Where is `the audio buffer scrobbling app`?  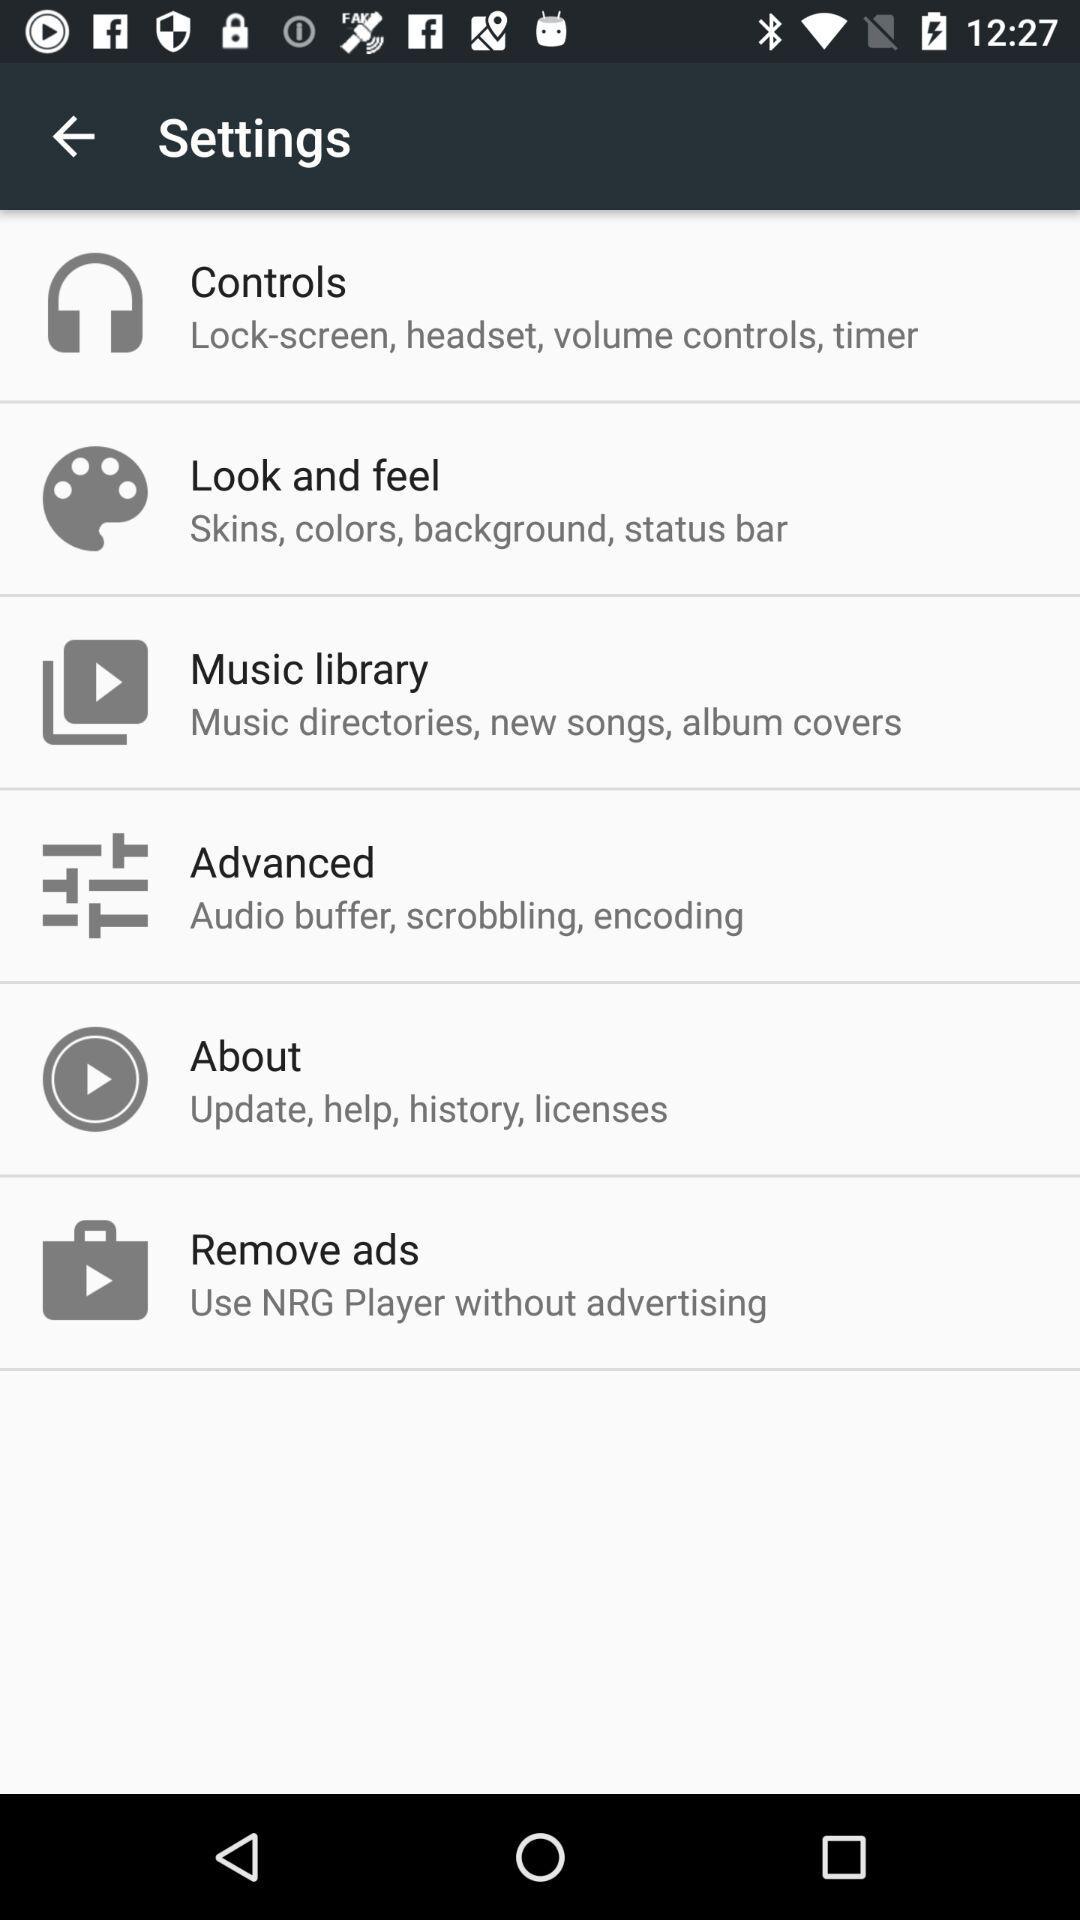
the audio buffer scrobbling app is located at coordinates (466, 913).